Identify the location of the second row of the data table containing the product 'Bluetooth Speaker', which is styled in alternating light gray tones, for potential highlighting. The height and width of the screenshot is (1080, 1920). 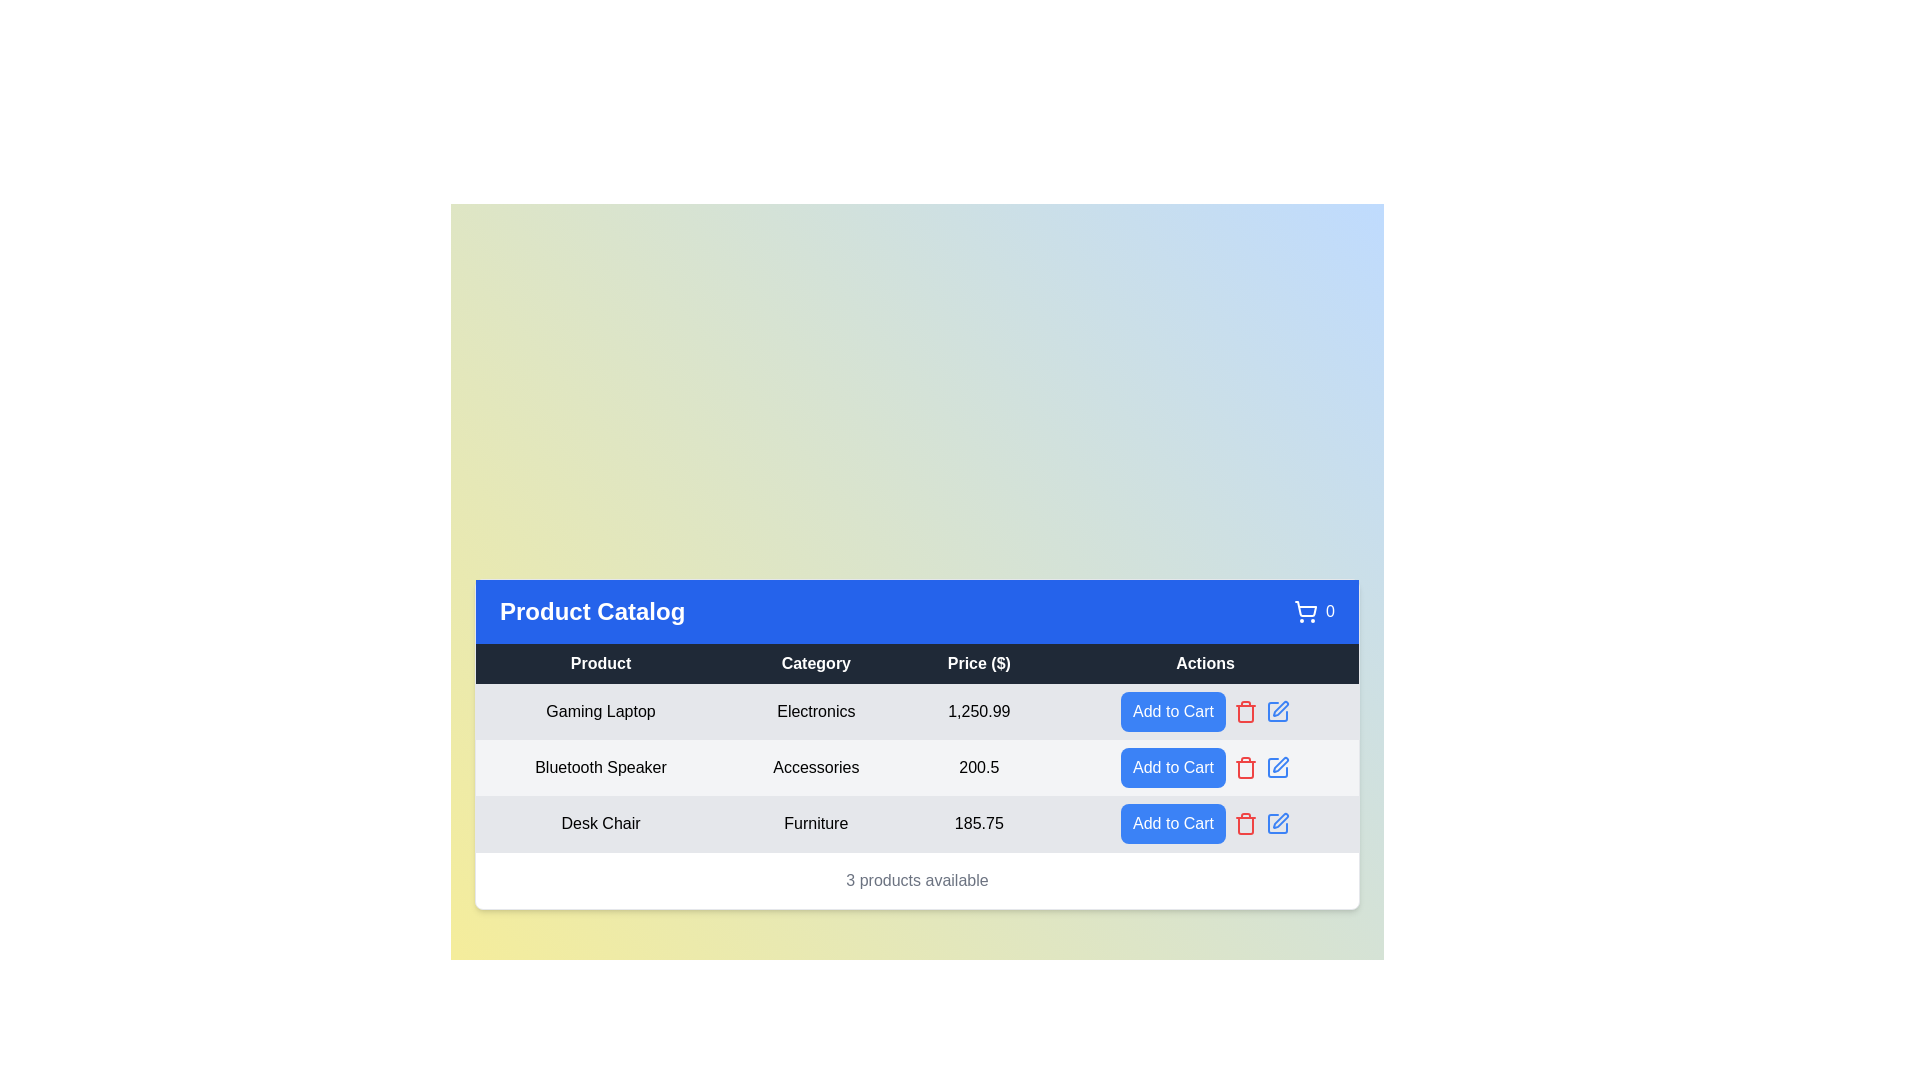
(916, 766).